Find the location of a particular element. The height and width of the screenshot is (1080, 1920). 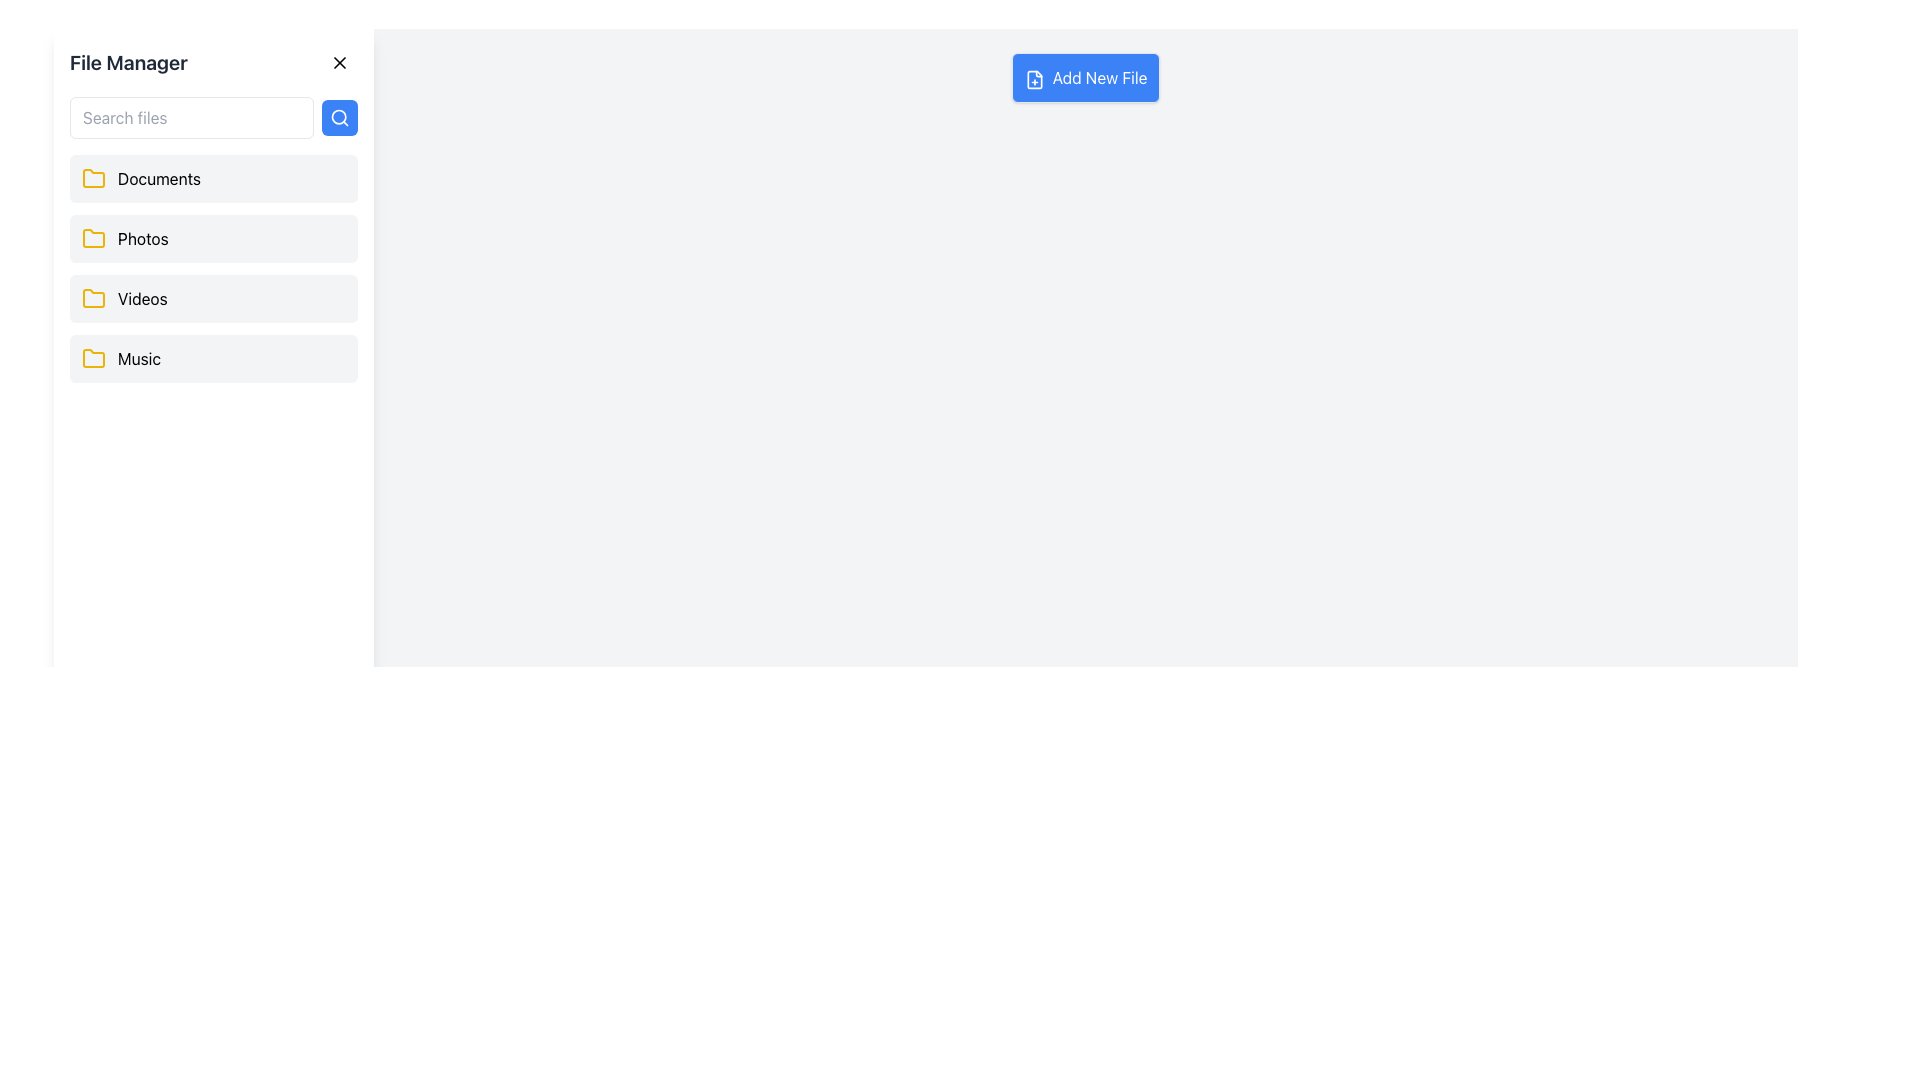

the 'Documents' folder icon located at the top-left of the vertical file navigation menu is located at coordinates (93, 177).